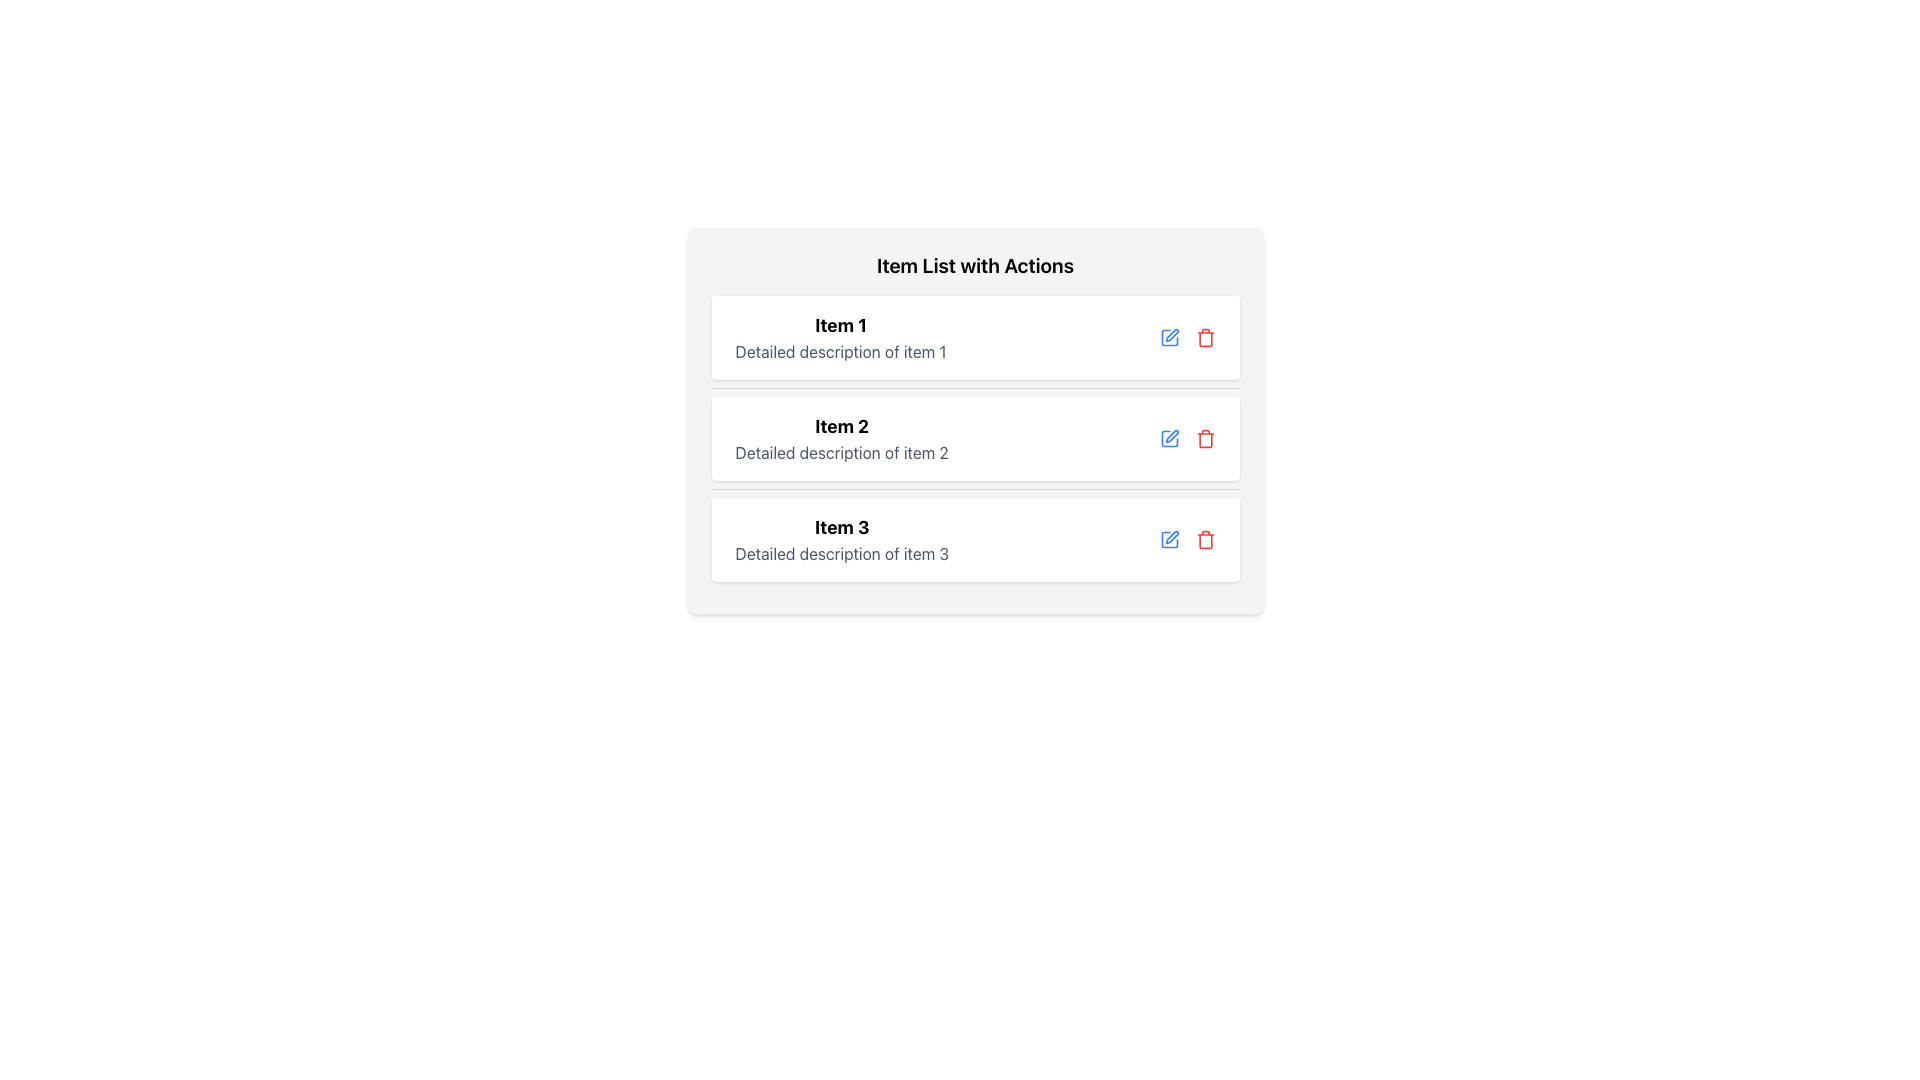 Image resolution: width=1920 pixels, height=1080 pixels. Describe the element at coordinates (975, 388) in the screenshot. I see `the horizontal divider that separates 'Item 1' and 'Item 2' in the list` at that location.